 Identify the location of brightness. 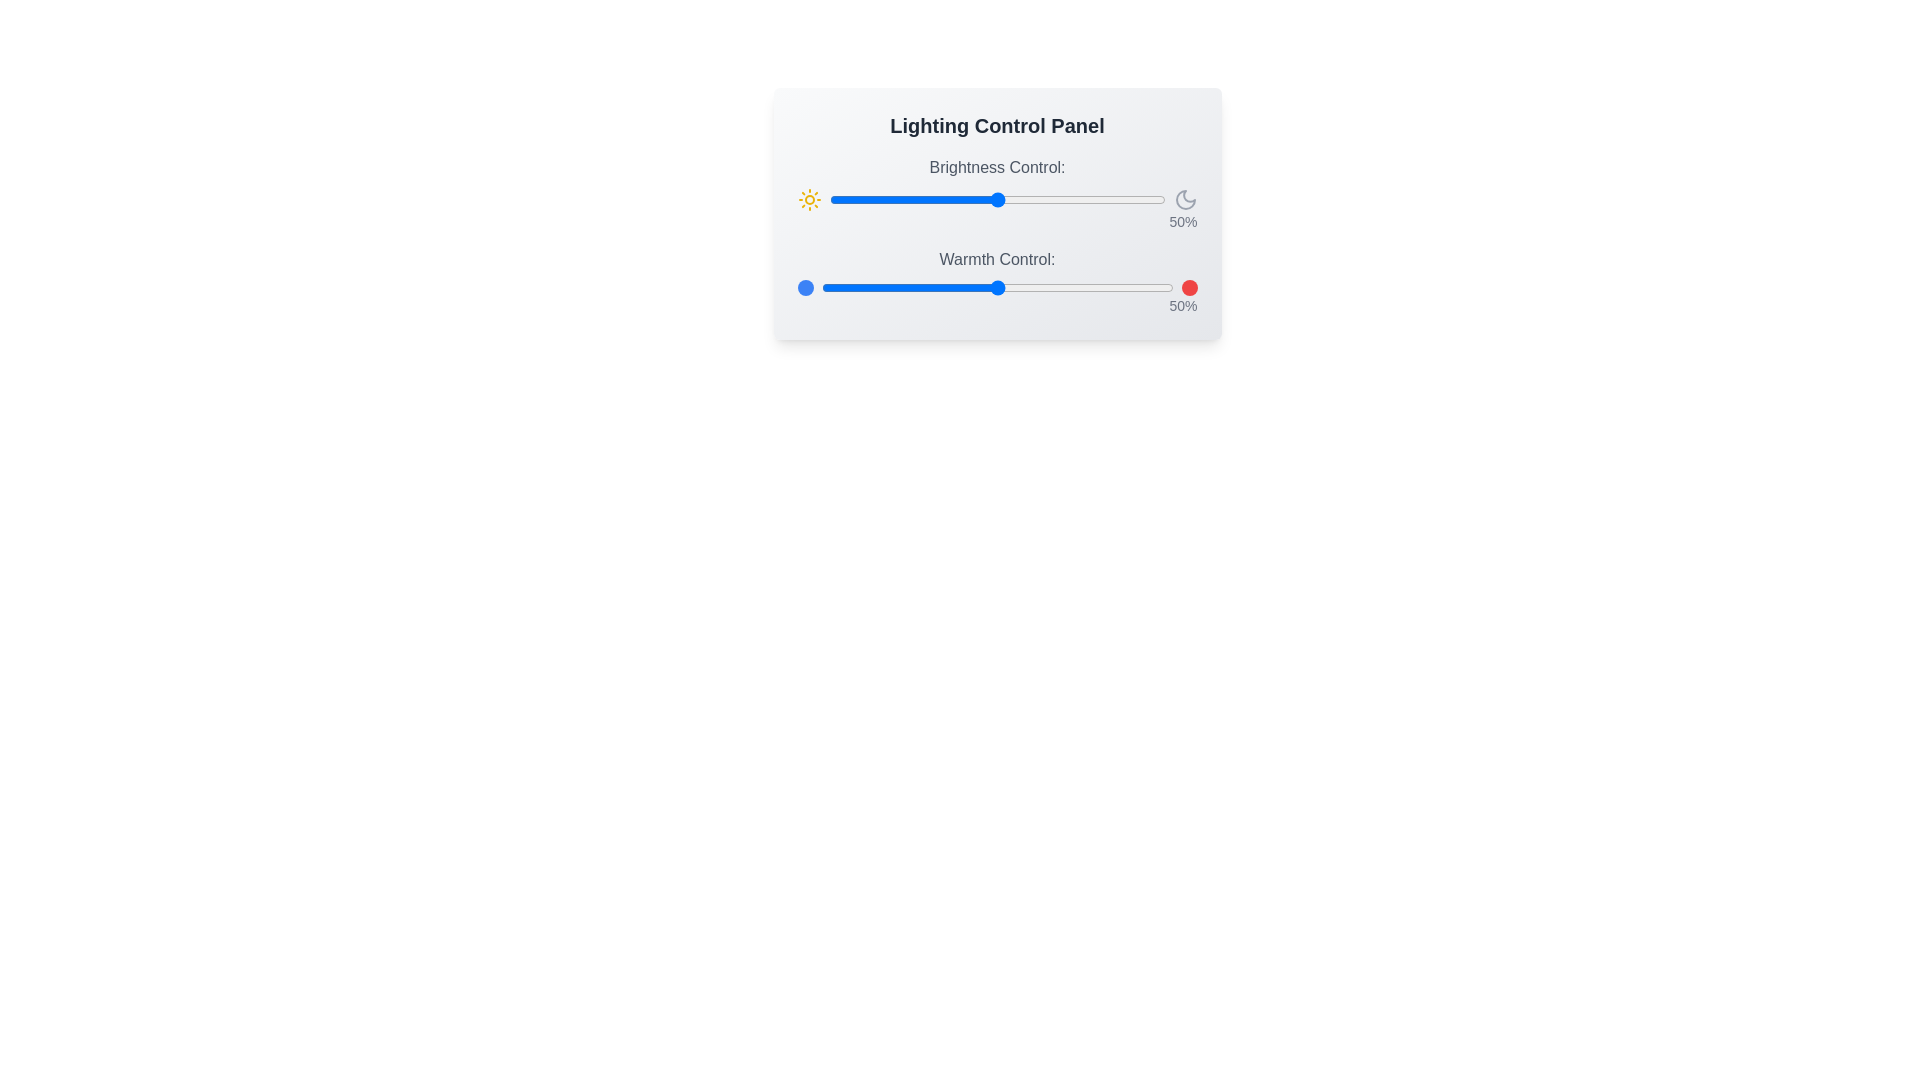
(952, 200).